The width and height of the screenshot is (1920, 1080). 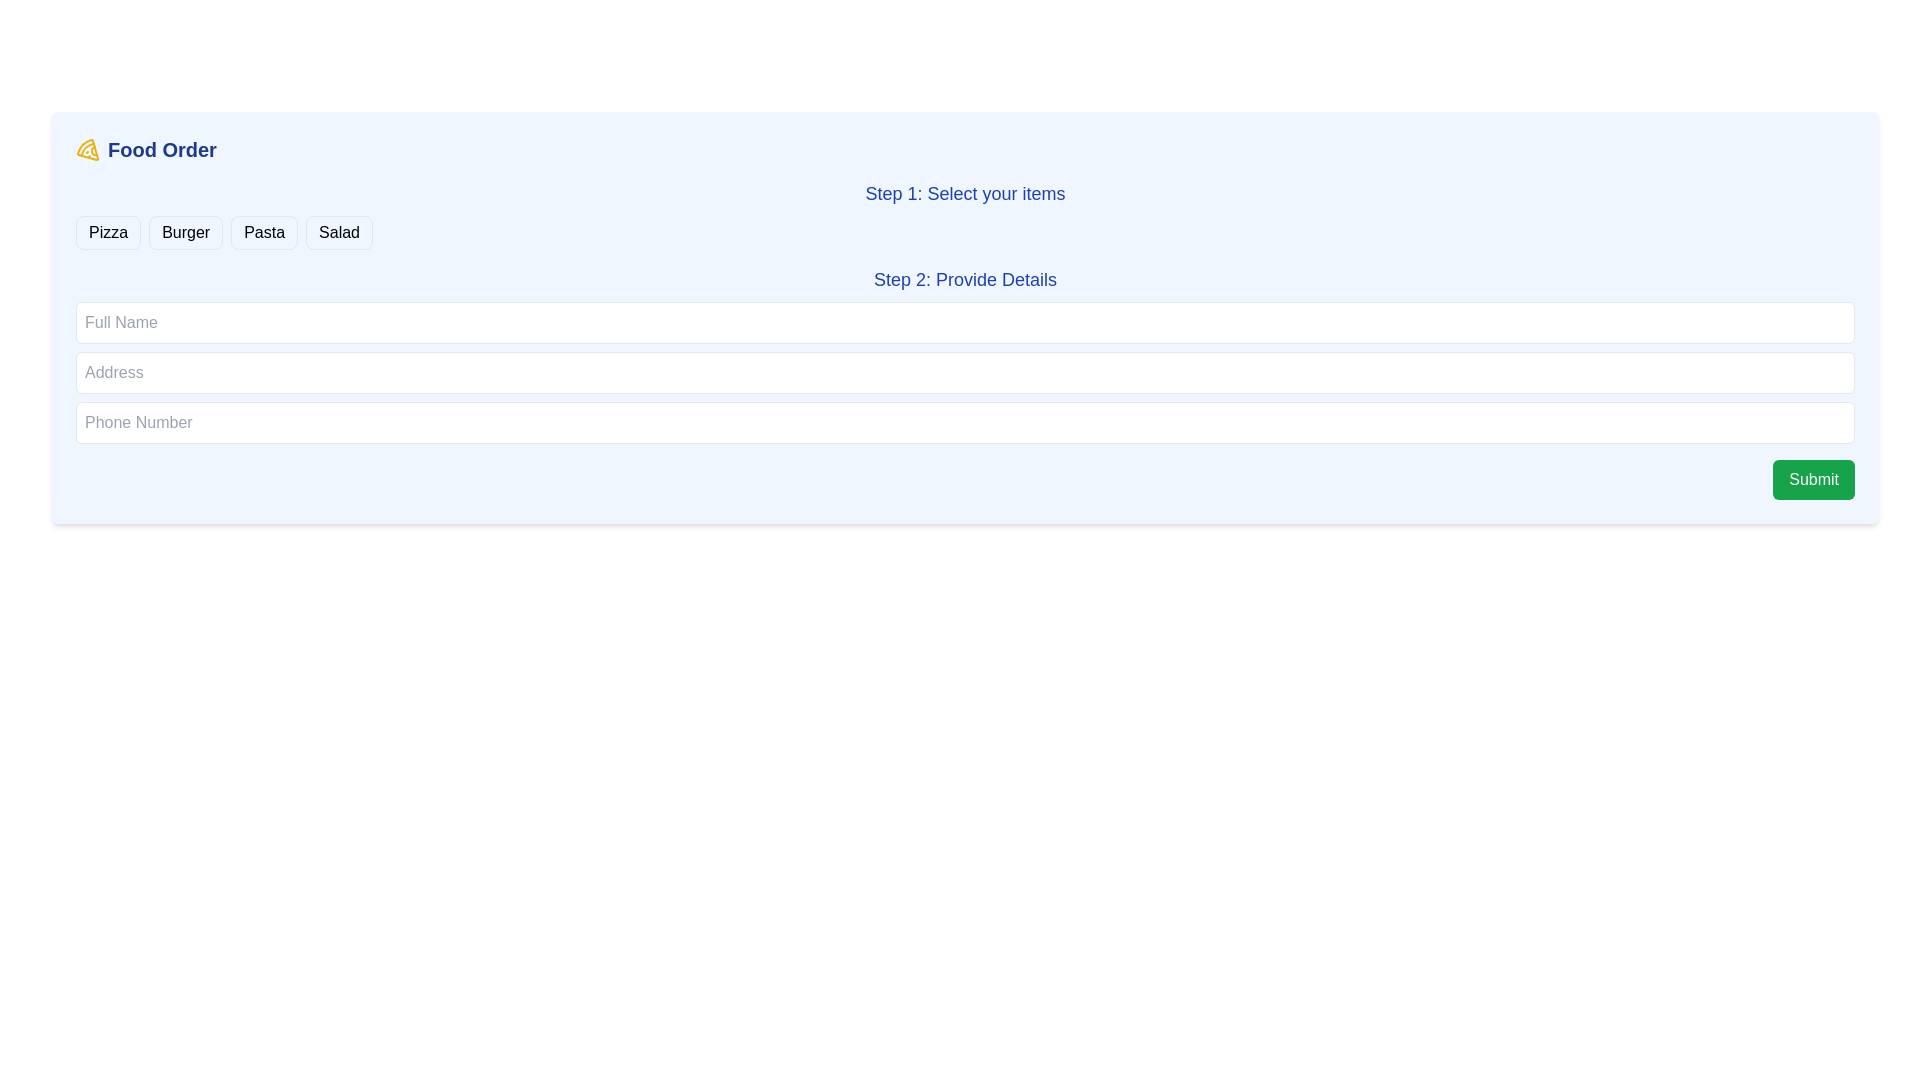 What do you see at coordinates (263, 231) in the screenshot?
I see `the 'Pasta' selection button` at bounding box center [263, 231].